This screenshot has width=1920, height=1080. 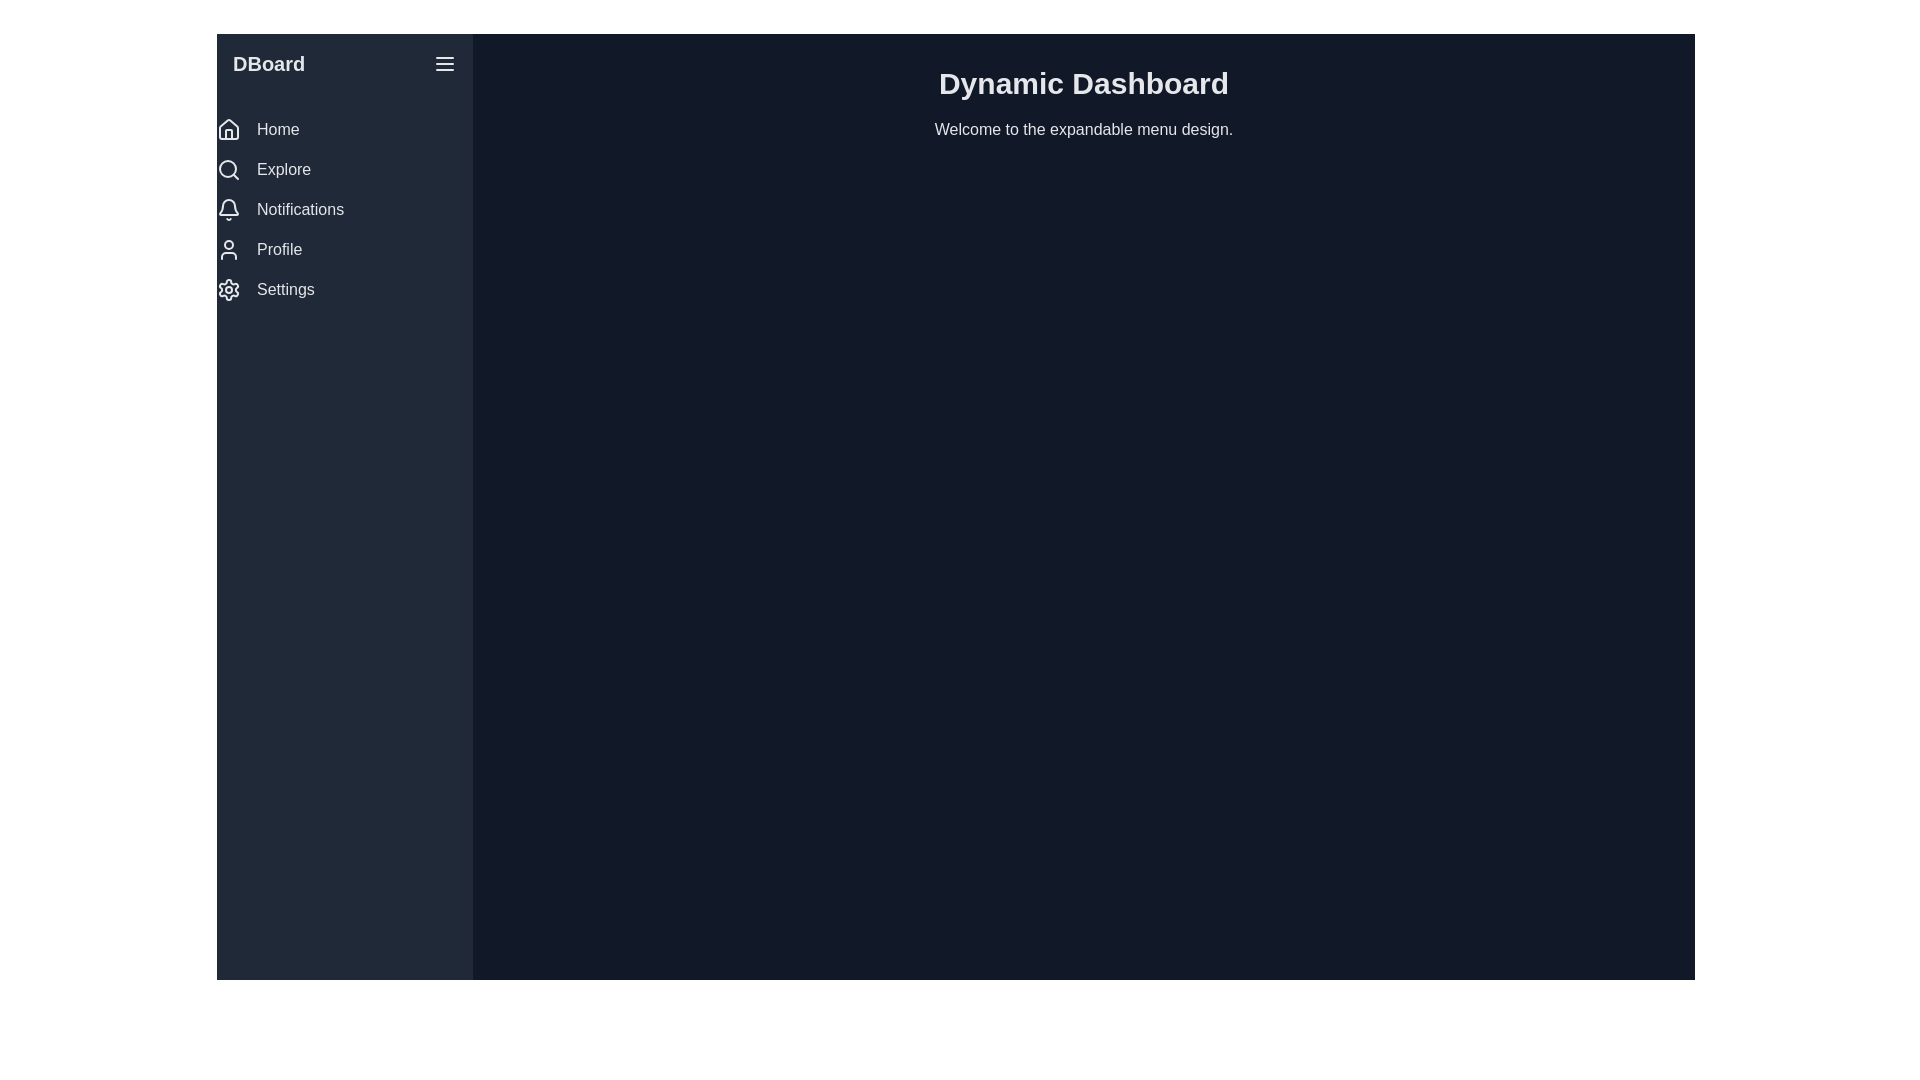 What do you see at coordinates (229, 130) in the screenshot?
I see `the house-shaped icon in the left sidebar navigation panel` at bounding box center [229, 130].